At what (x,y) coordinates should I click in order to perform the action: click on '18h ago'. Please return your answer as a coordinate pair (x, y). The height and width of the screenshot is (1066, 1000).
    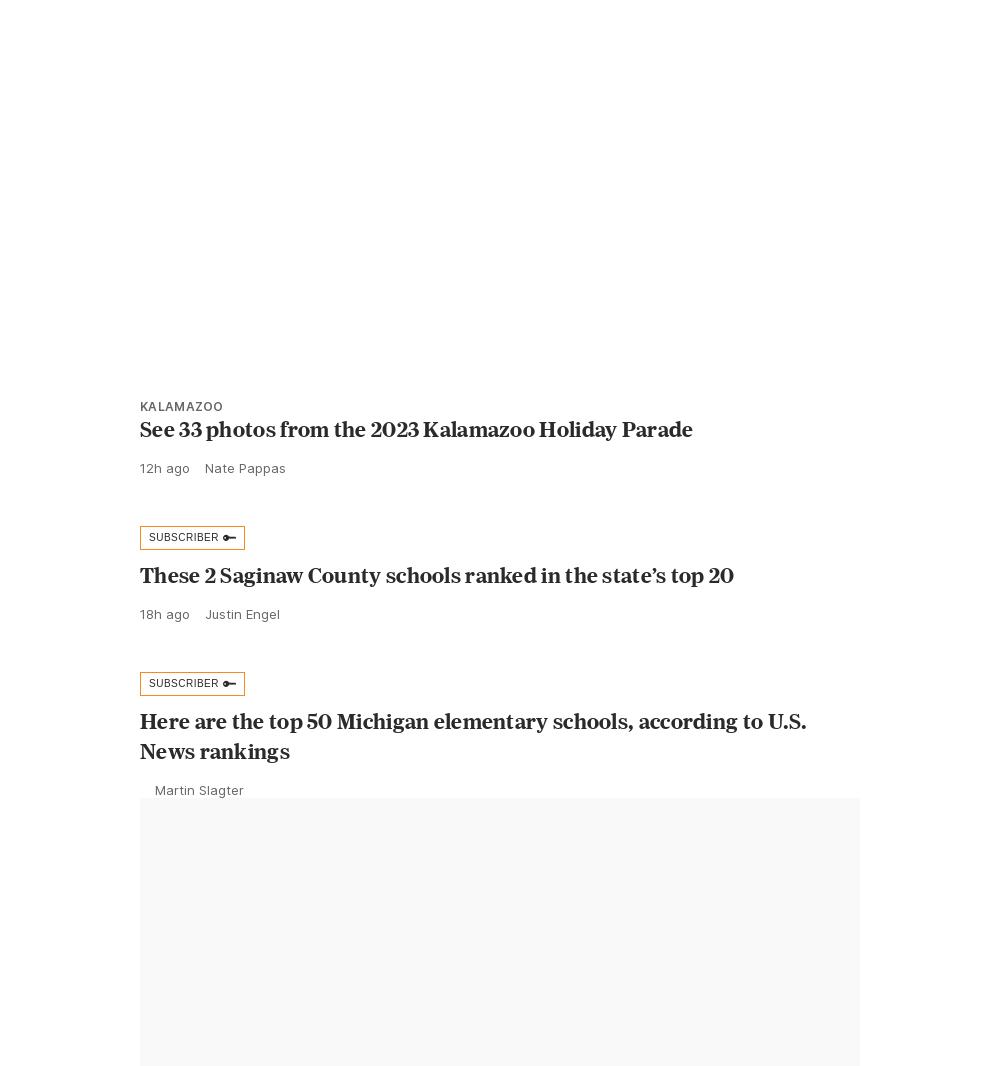
    Looking at the image, I should click on (165, 657).